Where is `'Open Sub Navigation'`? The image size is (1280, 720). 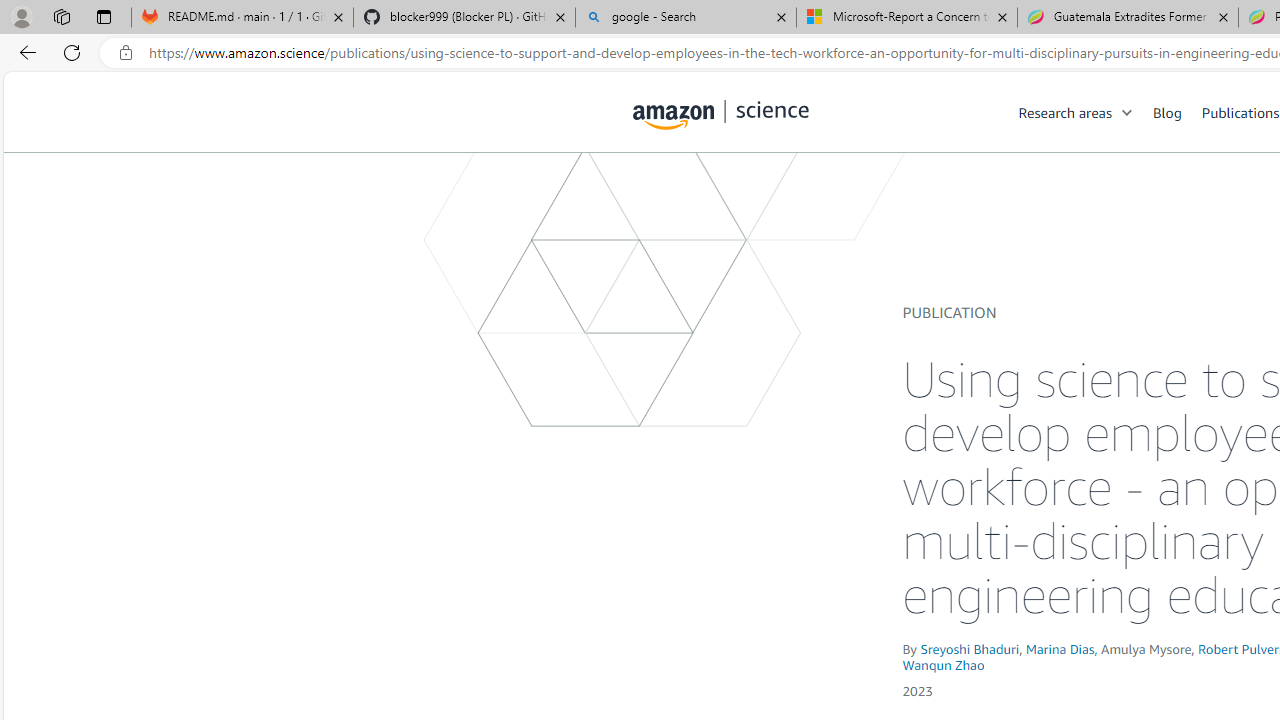
'Open Sub Navigation' is located at coordinates (1128, 111).